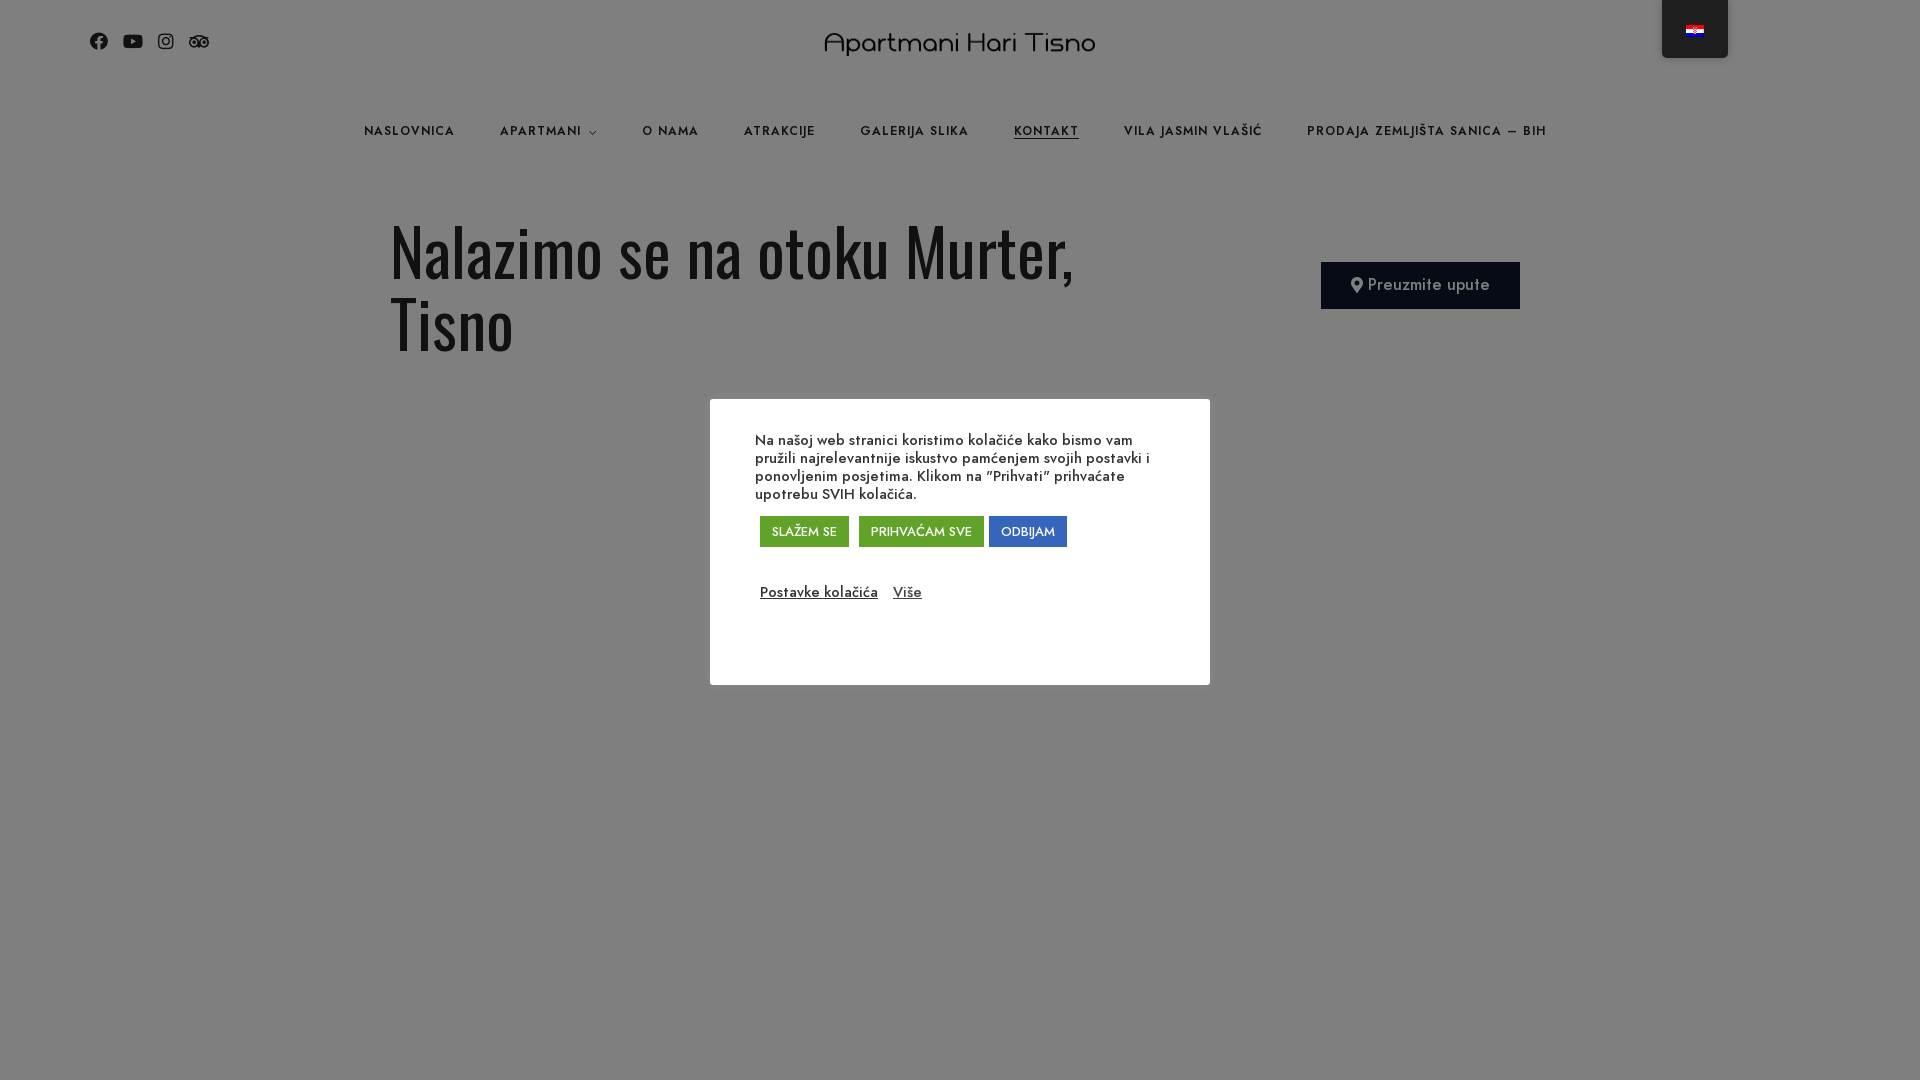 The image size is (1920, 1080). What do you see at coordinates (642, 131) in the screenshot?
I see `'O NAMA'` at bounding box center [642, 131].